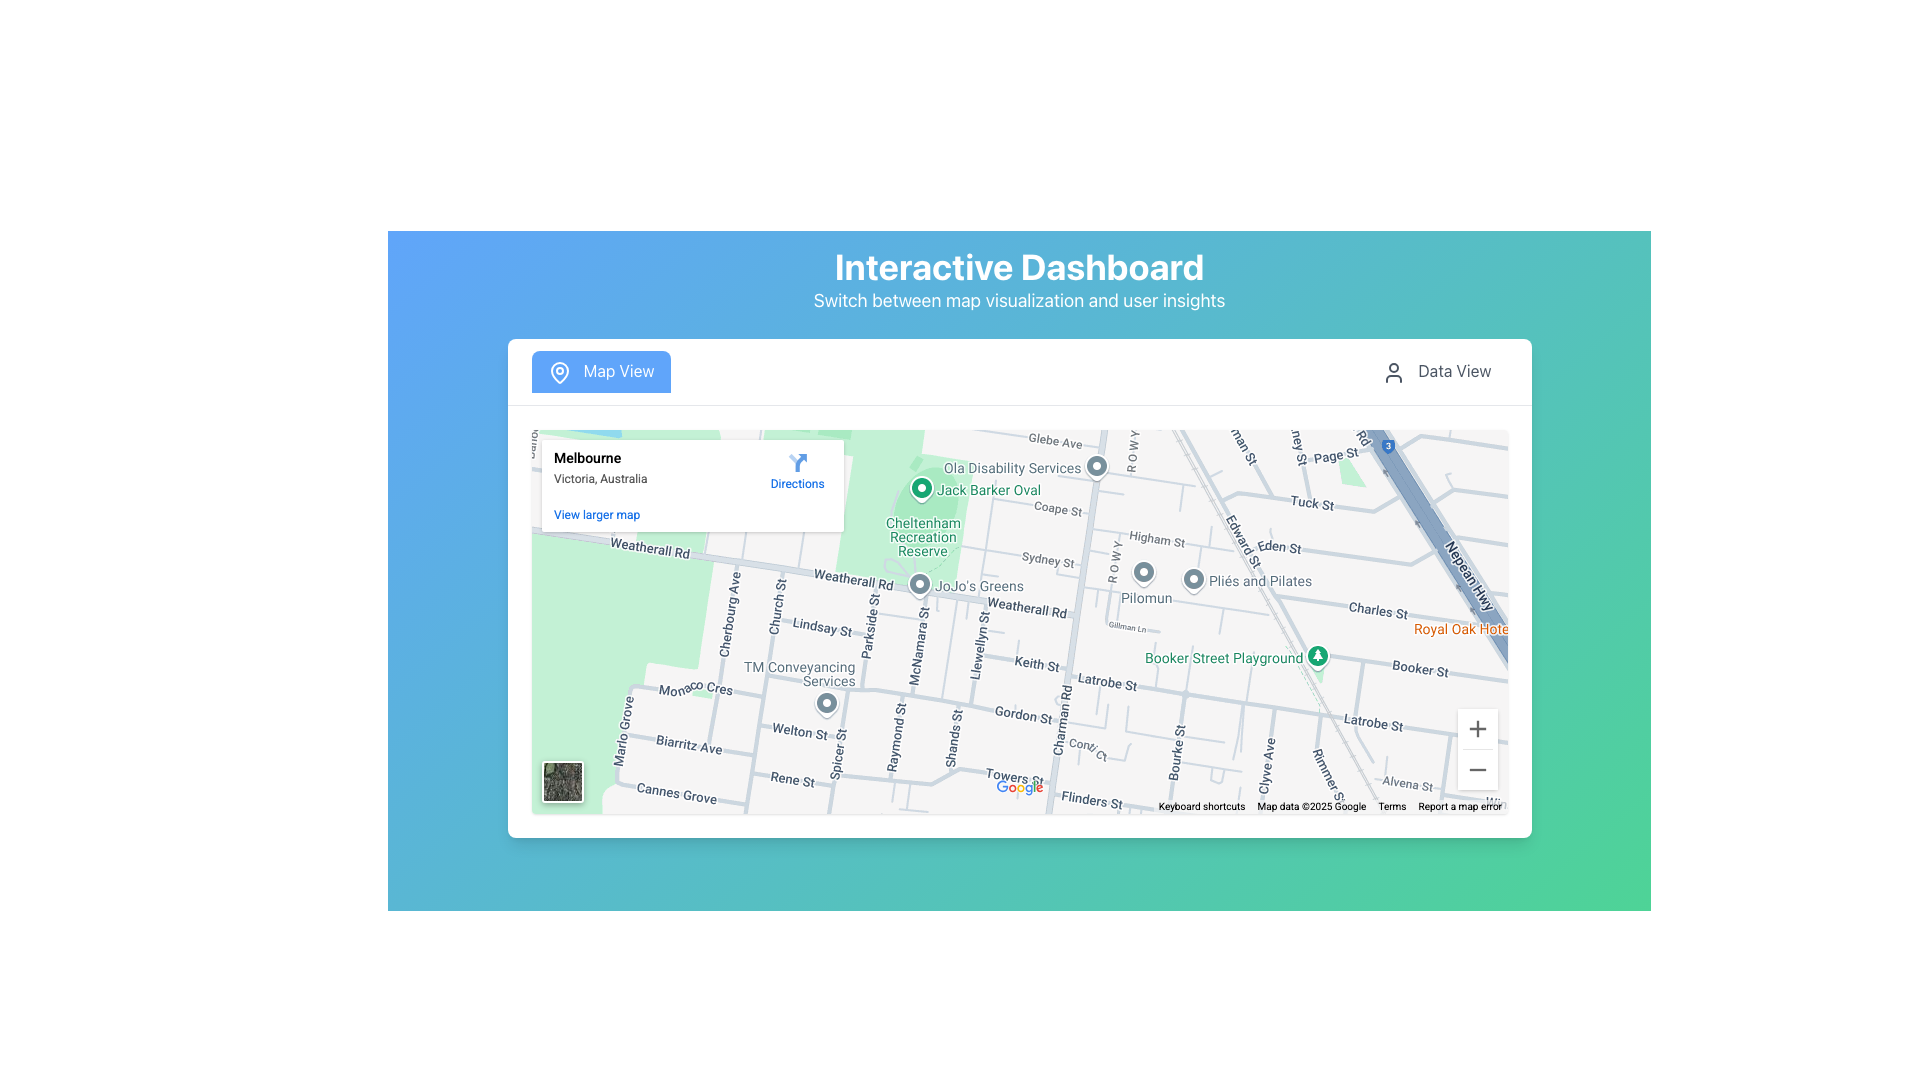 The height and width of the screenshot is (1080, 1920). I want to click on the graphical marker used as a visual indicator for location selection on the map interface, located slightly below the 'Map View' tab, so click(559, 372).